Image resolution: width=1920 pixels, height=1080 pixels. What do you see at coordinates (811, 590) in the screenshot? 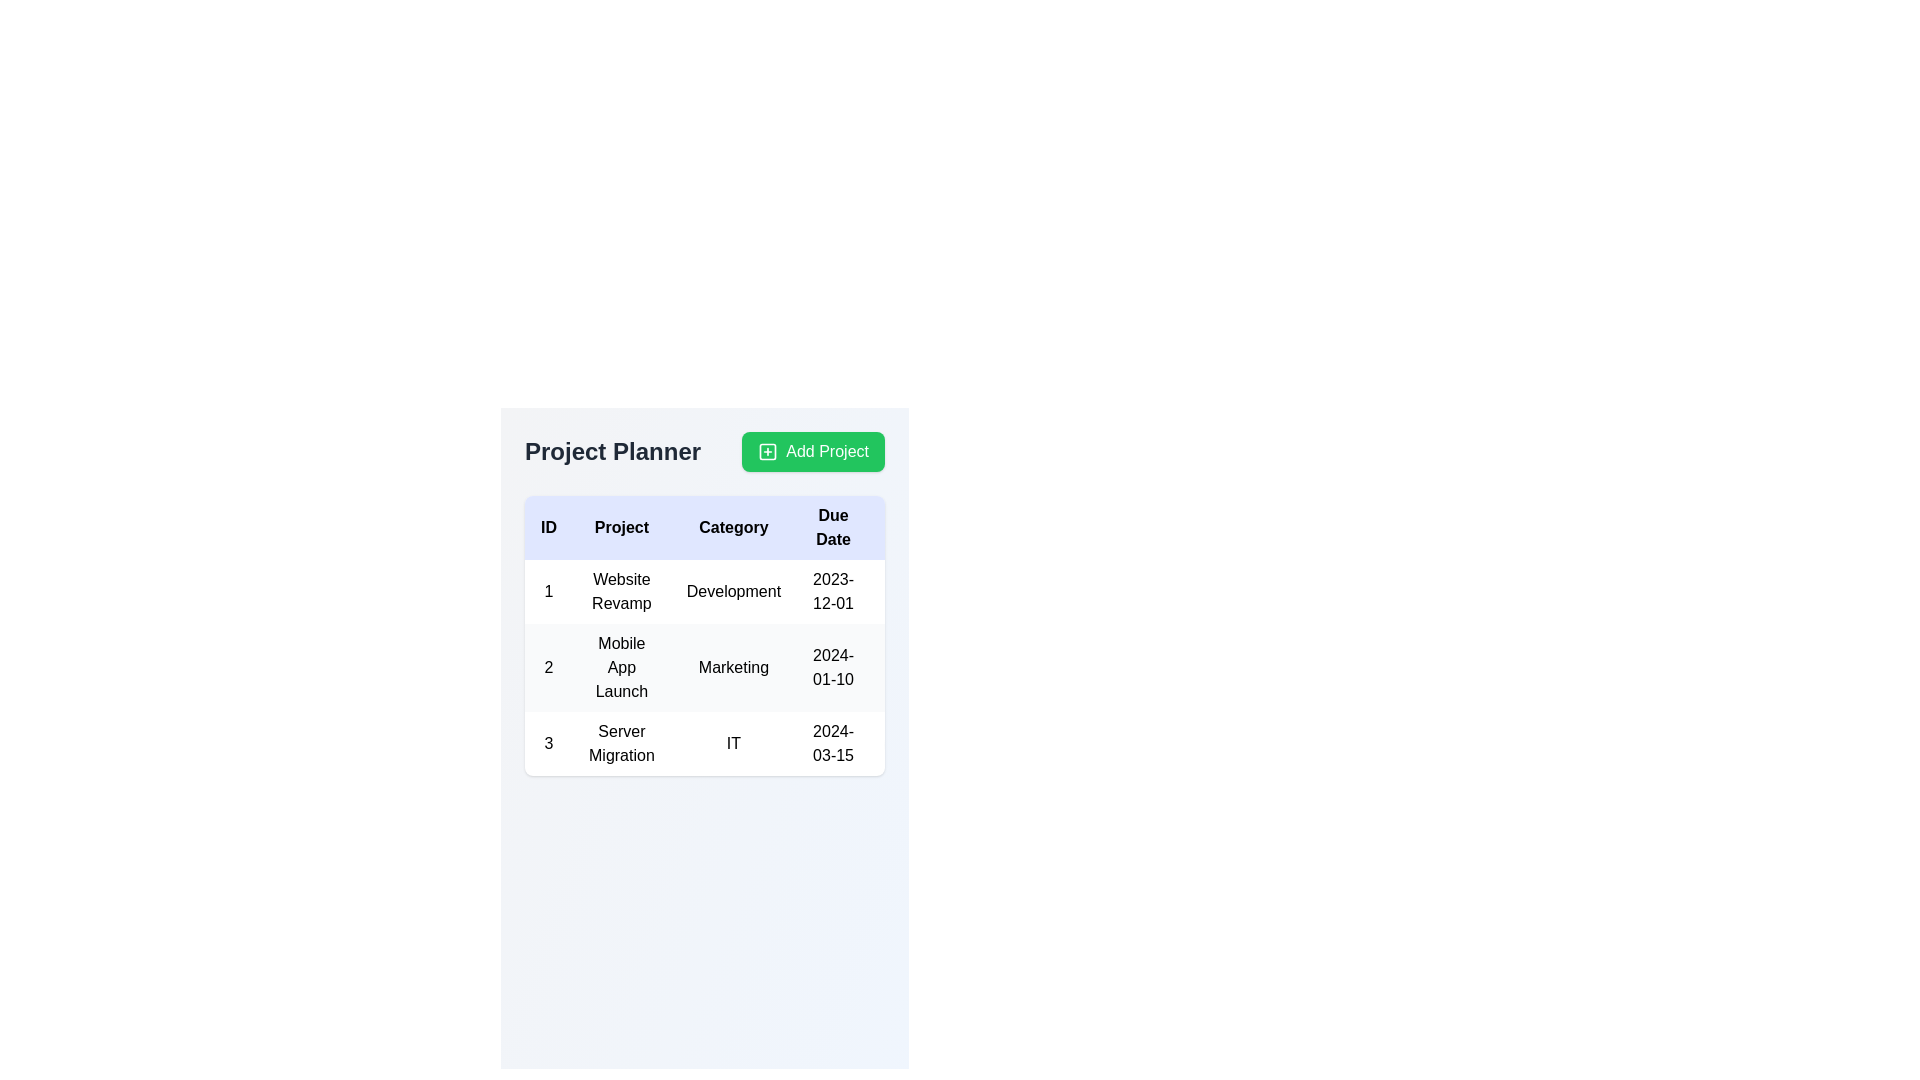
I see `the first row in the Project Planner table that displays detailed information about a specific project` at bounding box center [811, 590].